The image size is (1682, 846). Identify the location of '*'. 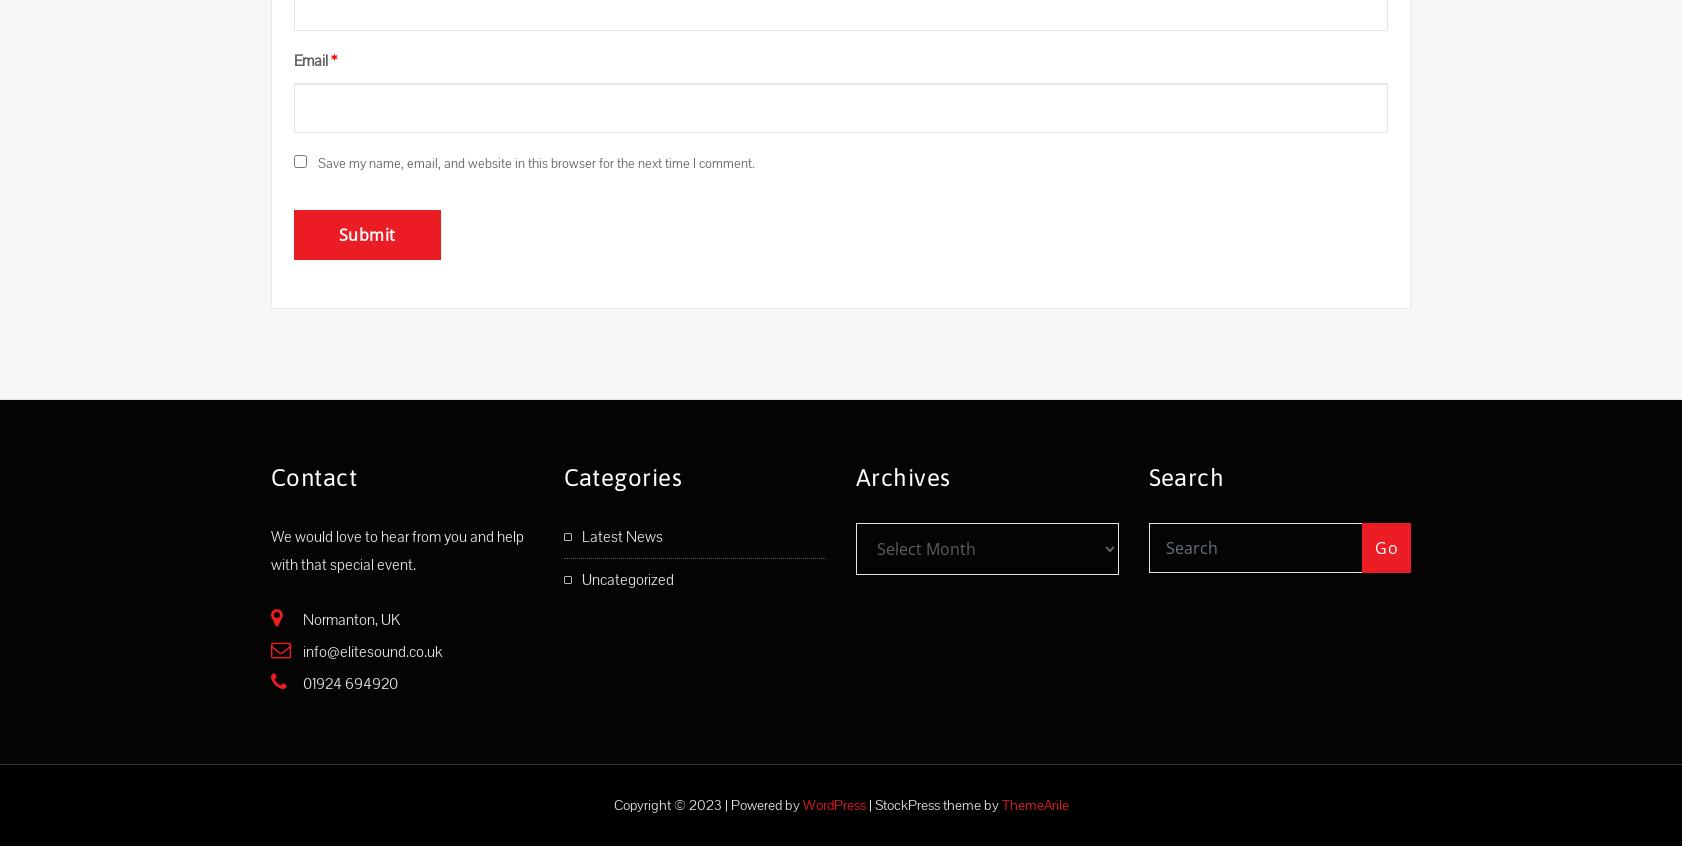
(333, 59).